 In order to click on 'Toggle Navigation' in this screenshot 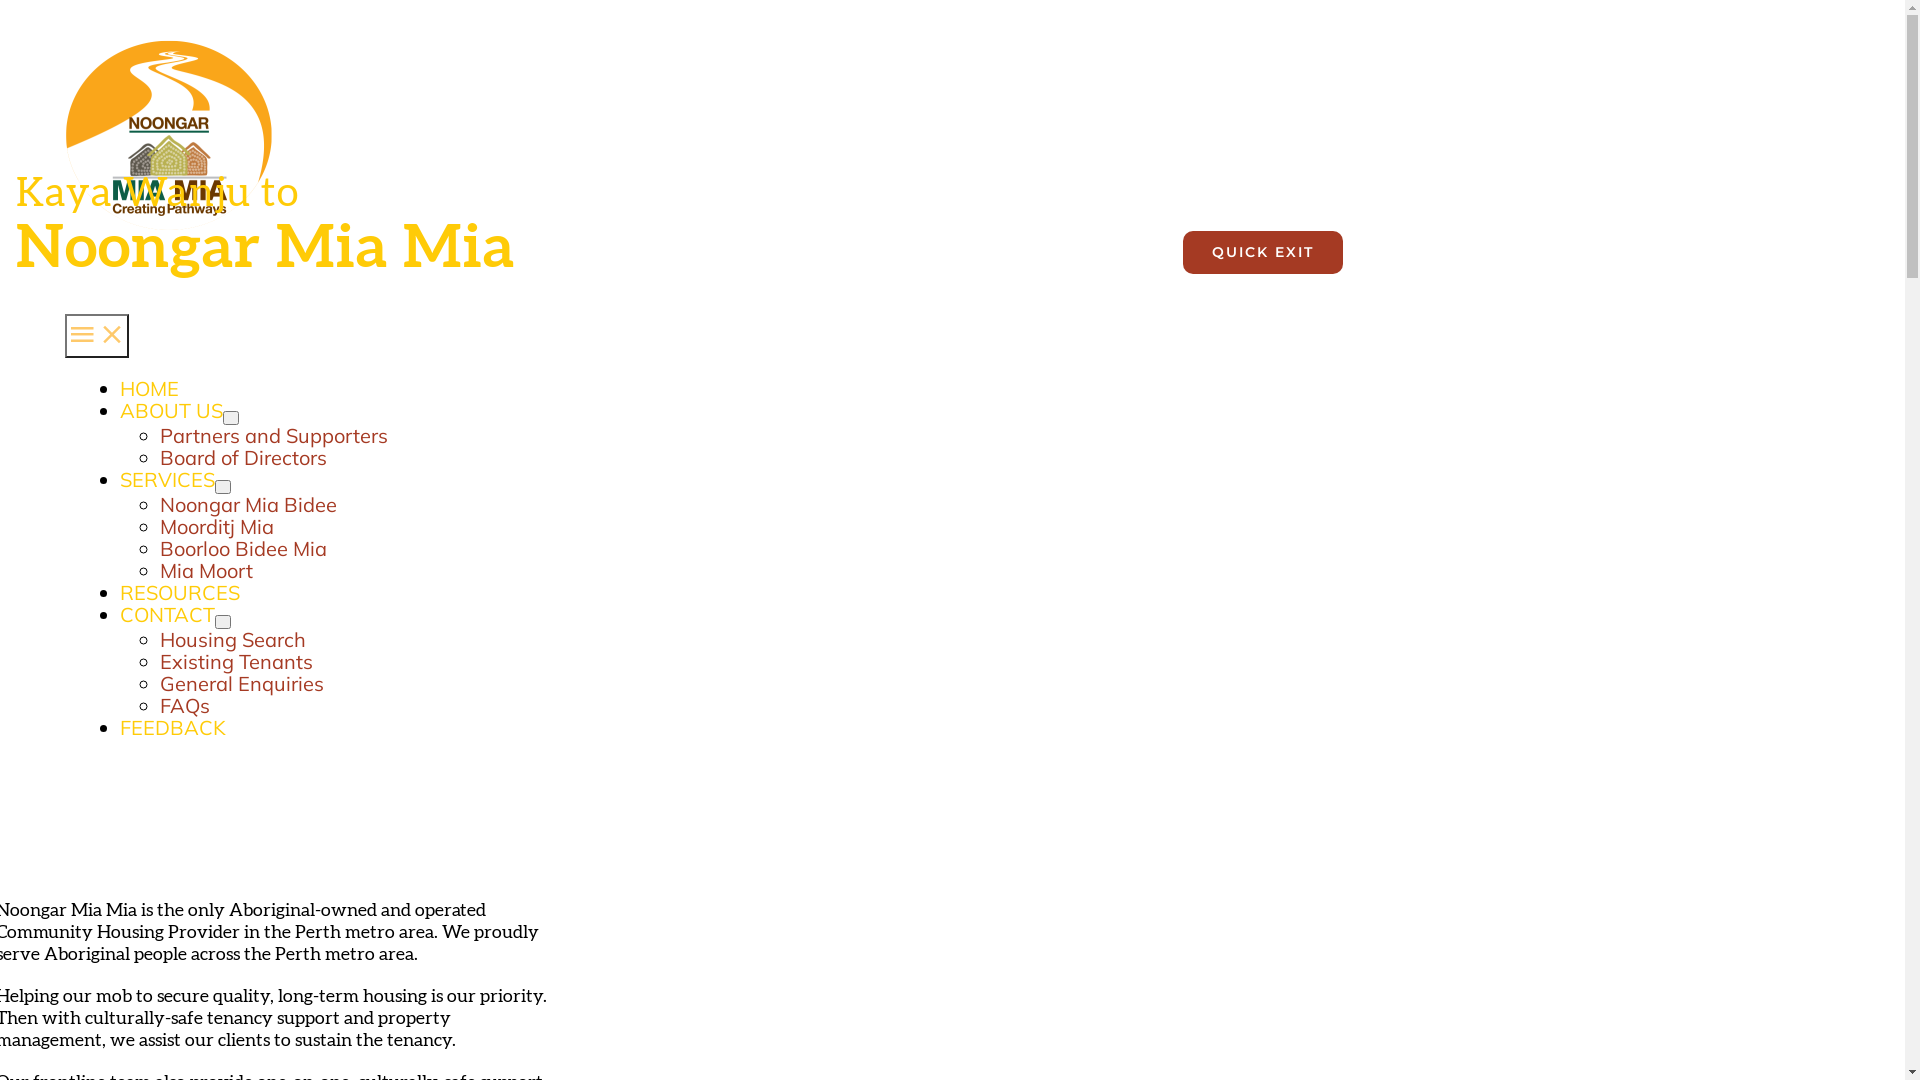, I will do `click(65, 334)`.